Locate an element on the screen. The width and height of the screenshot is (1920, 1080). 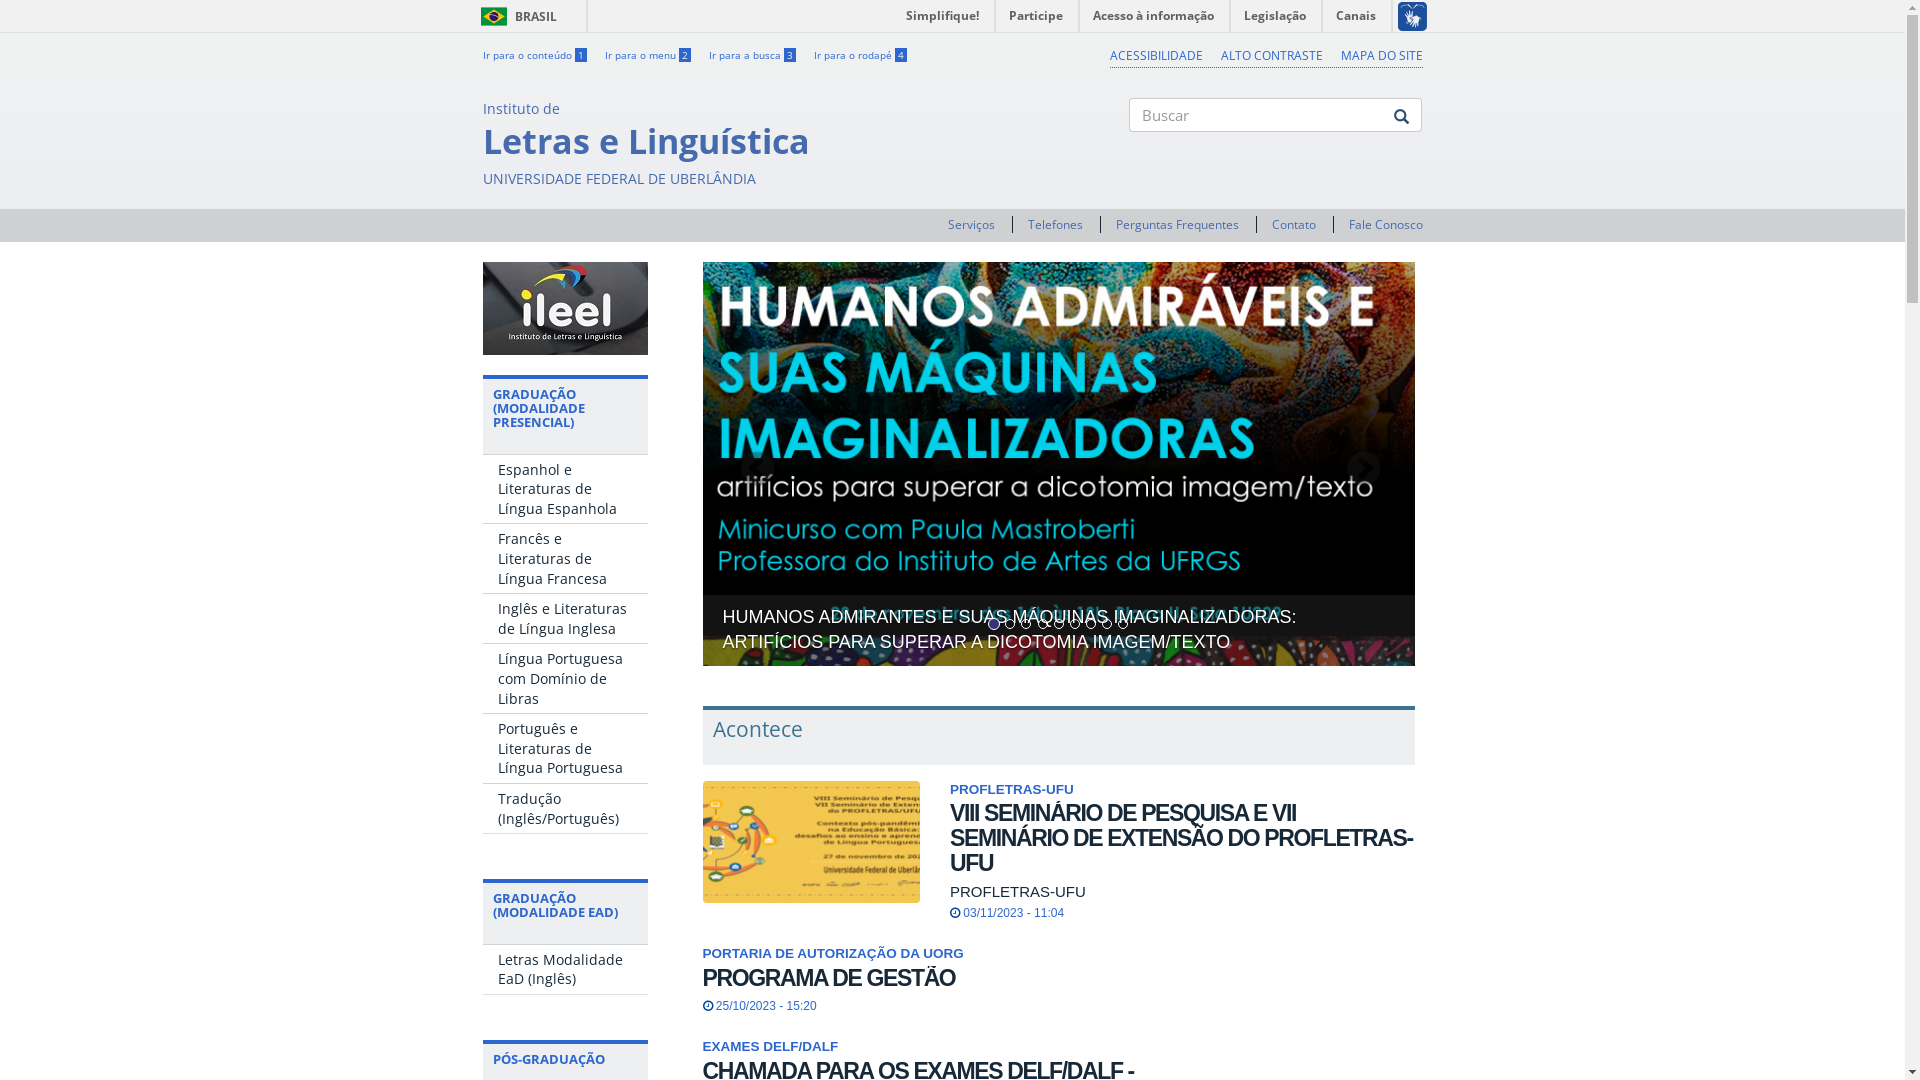
'Logotipo da Unidade' is located at coordinates (563, 308).